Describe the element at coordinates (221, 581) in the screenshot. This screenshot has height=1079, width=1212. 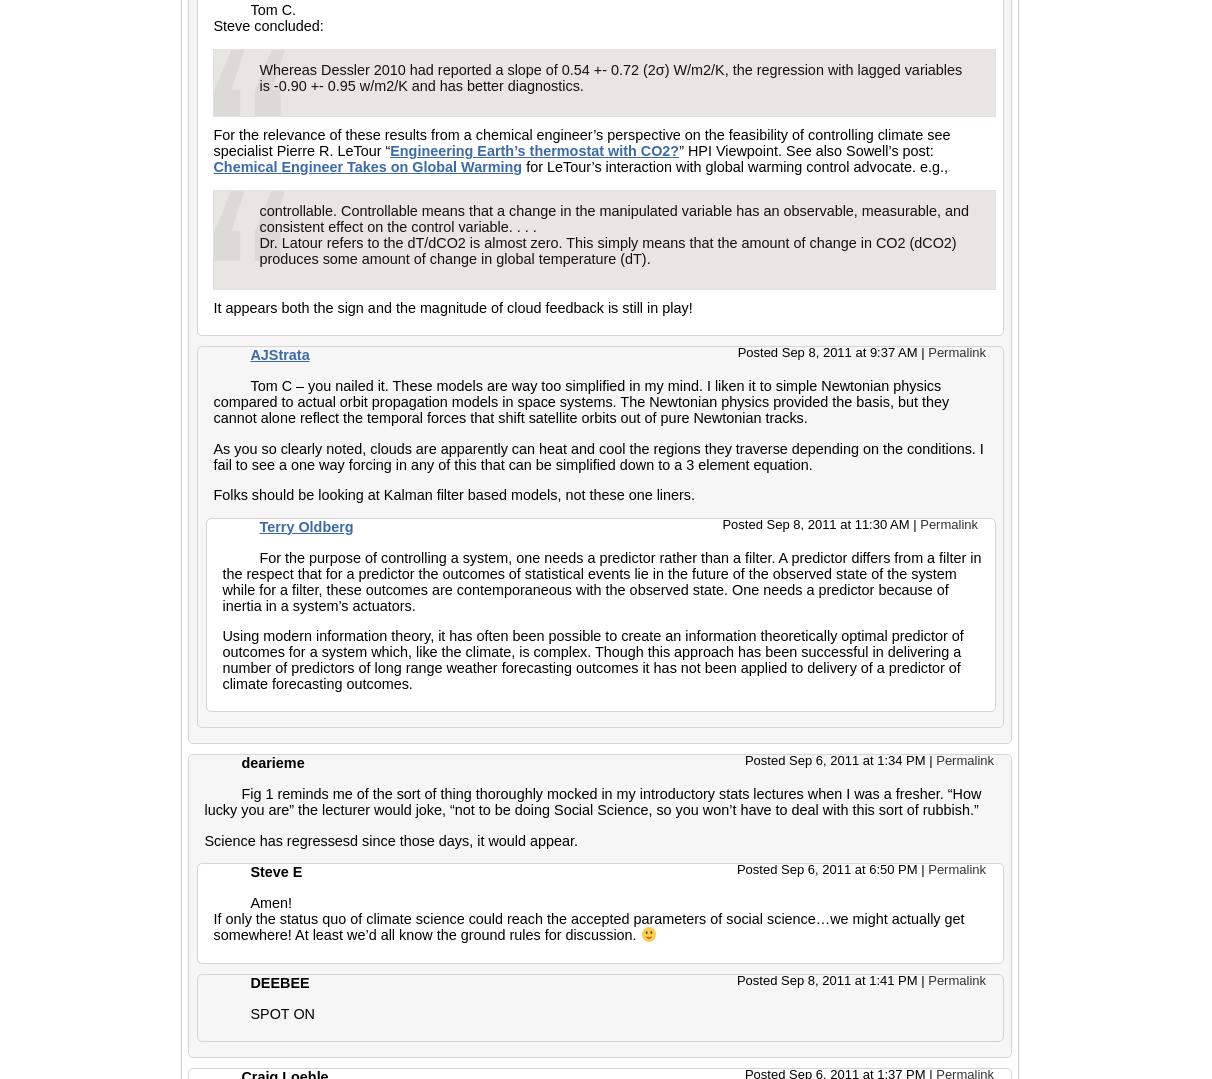
I see `'For the purpose of controlling a system, one needs a predictor rather than a filter. A predictor differs from a filter in the respect that for a predictor the outcomes of statistical events lie in the future of the observed state of the system while for a filter, these outcomes are contemporaneous with the observed state. One needs a predictor because of inertia in a system’s actuators.'` at that location.